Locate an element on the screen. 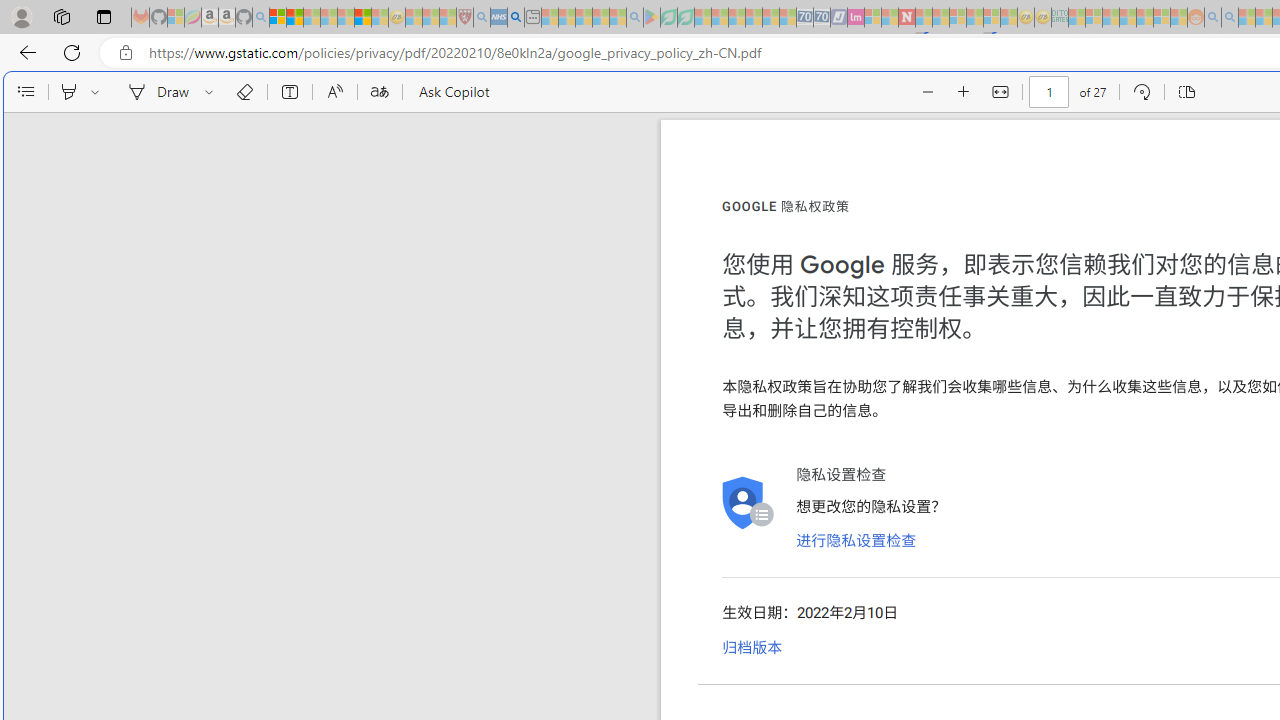  'Contents' is located at coordinates (25, 92).